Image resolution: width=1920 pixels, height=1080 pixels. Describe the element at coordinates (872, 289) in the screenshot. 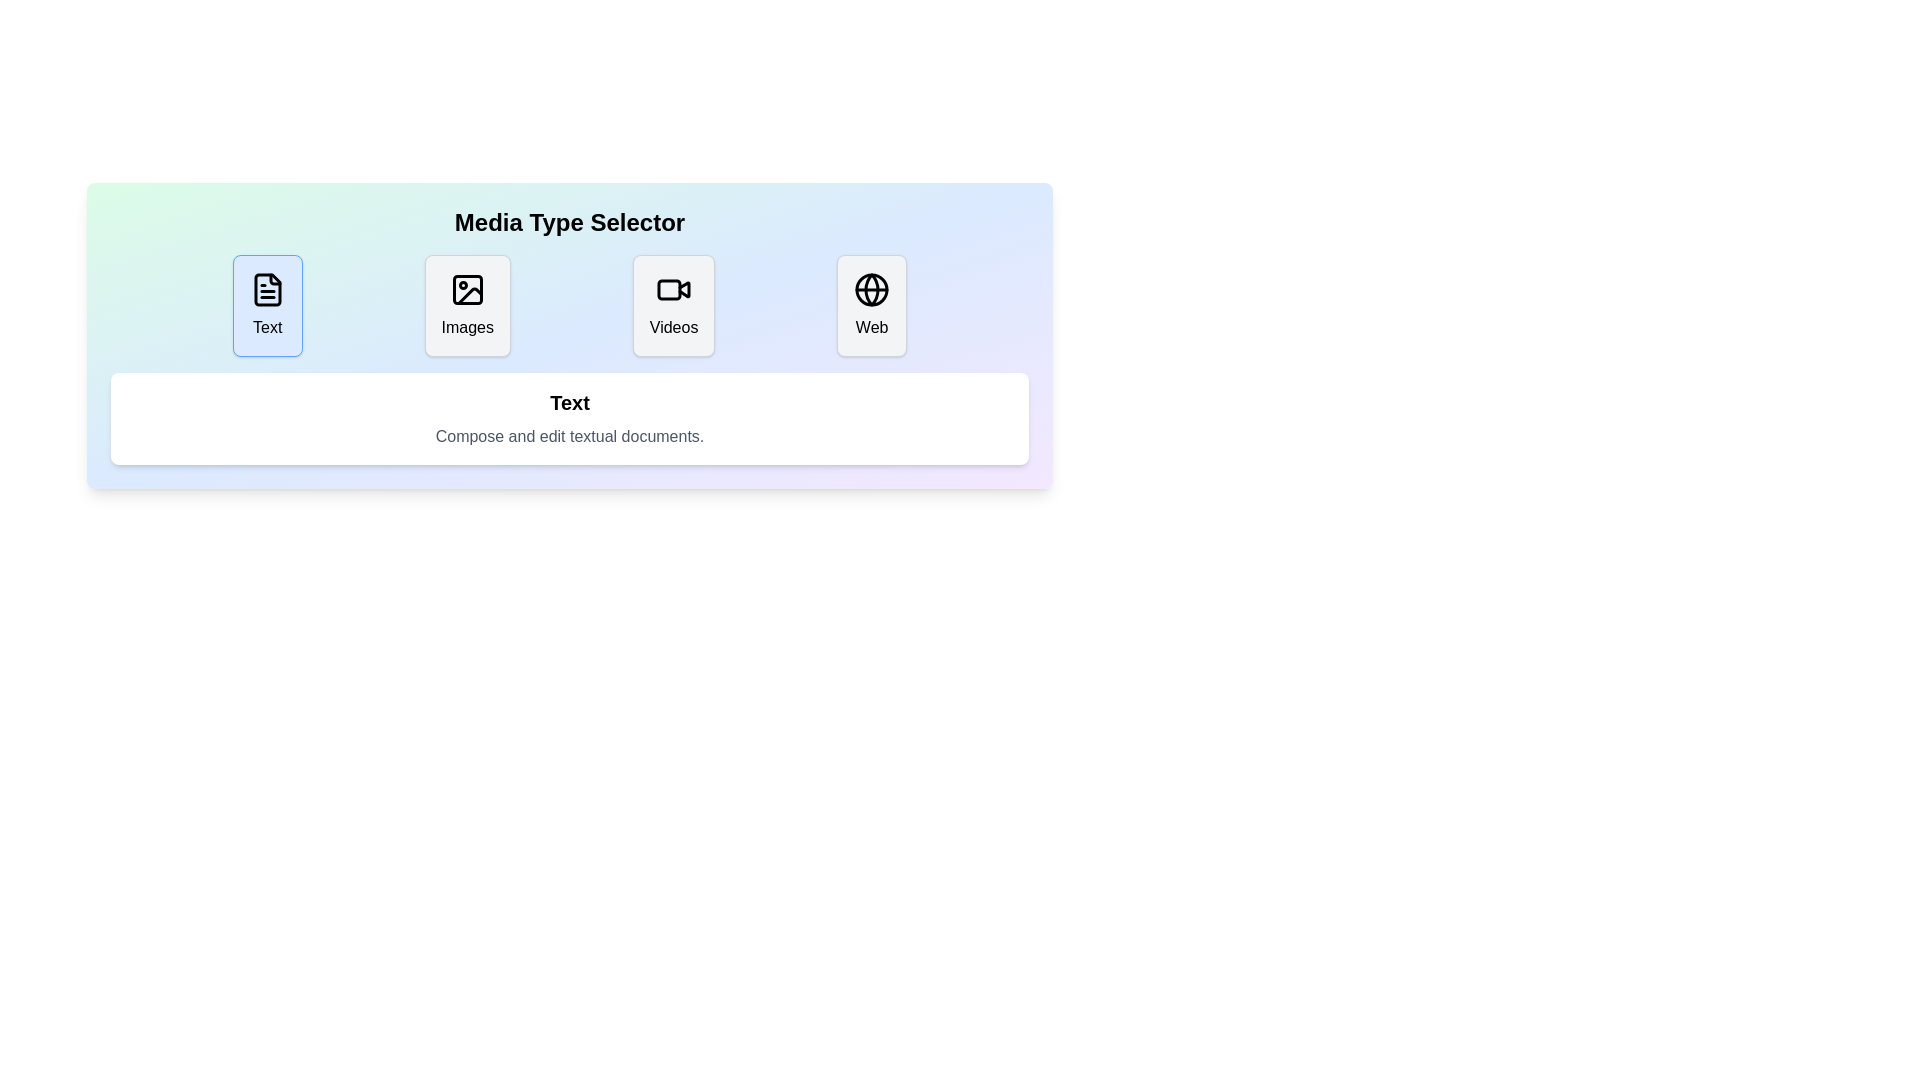

I see `the SVG Circle element, which is a circular graphical item with a defined border, part of the 'Web' icon in the Media Type Selector` at that location.